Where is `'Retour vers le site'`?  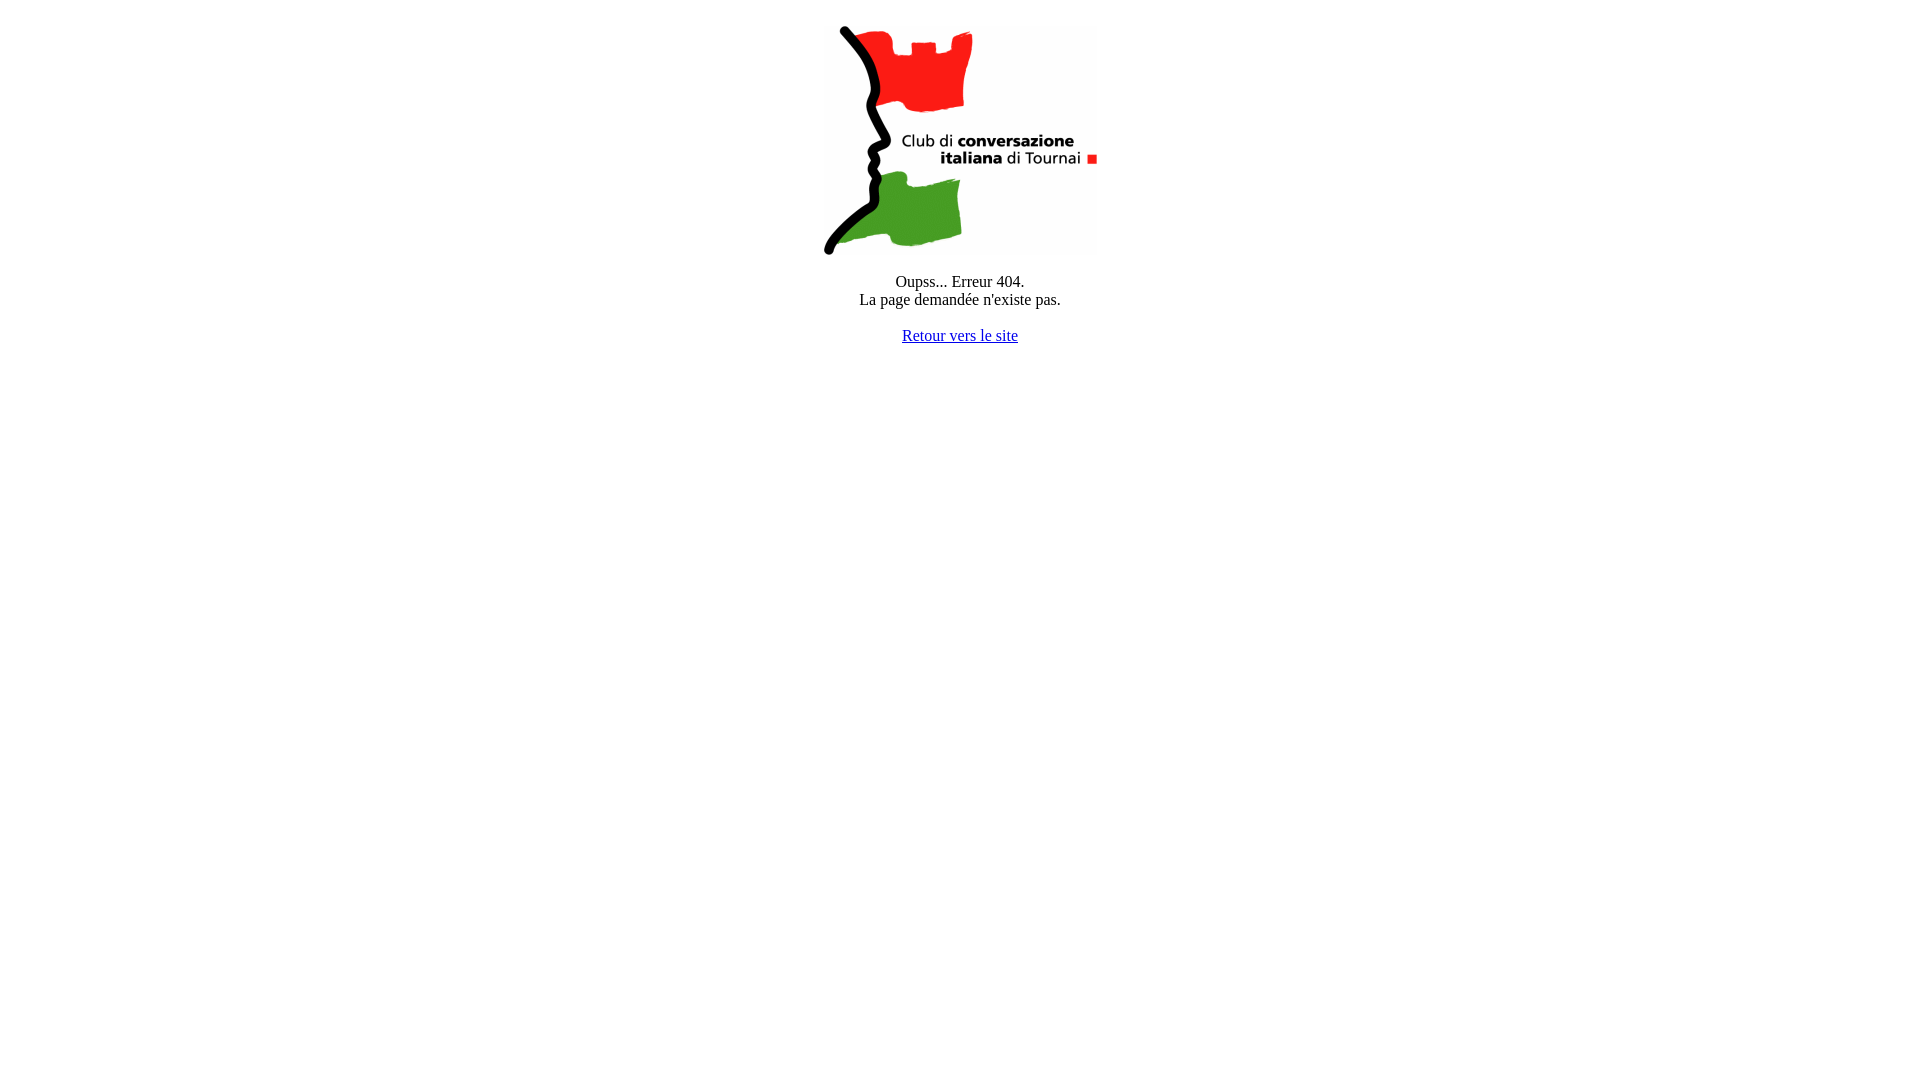 'Retour vers le site' is located at coordinates (901, 334).